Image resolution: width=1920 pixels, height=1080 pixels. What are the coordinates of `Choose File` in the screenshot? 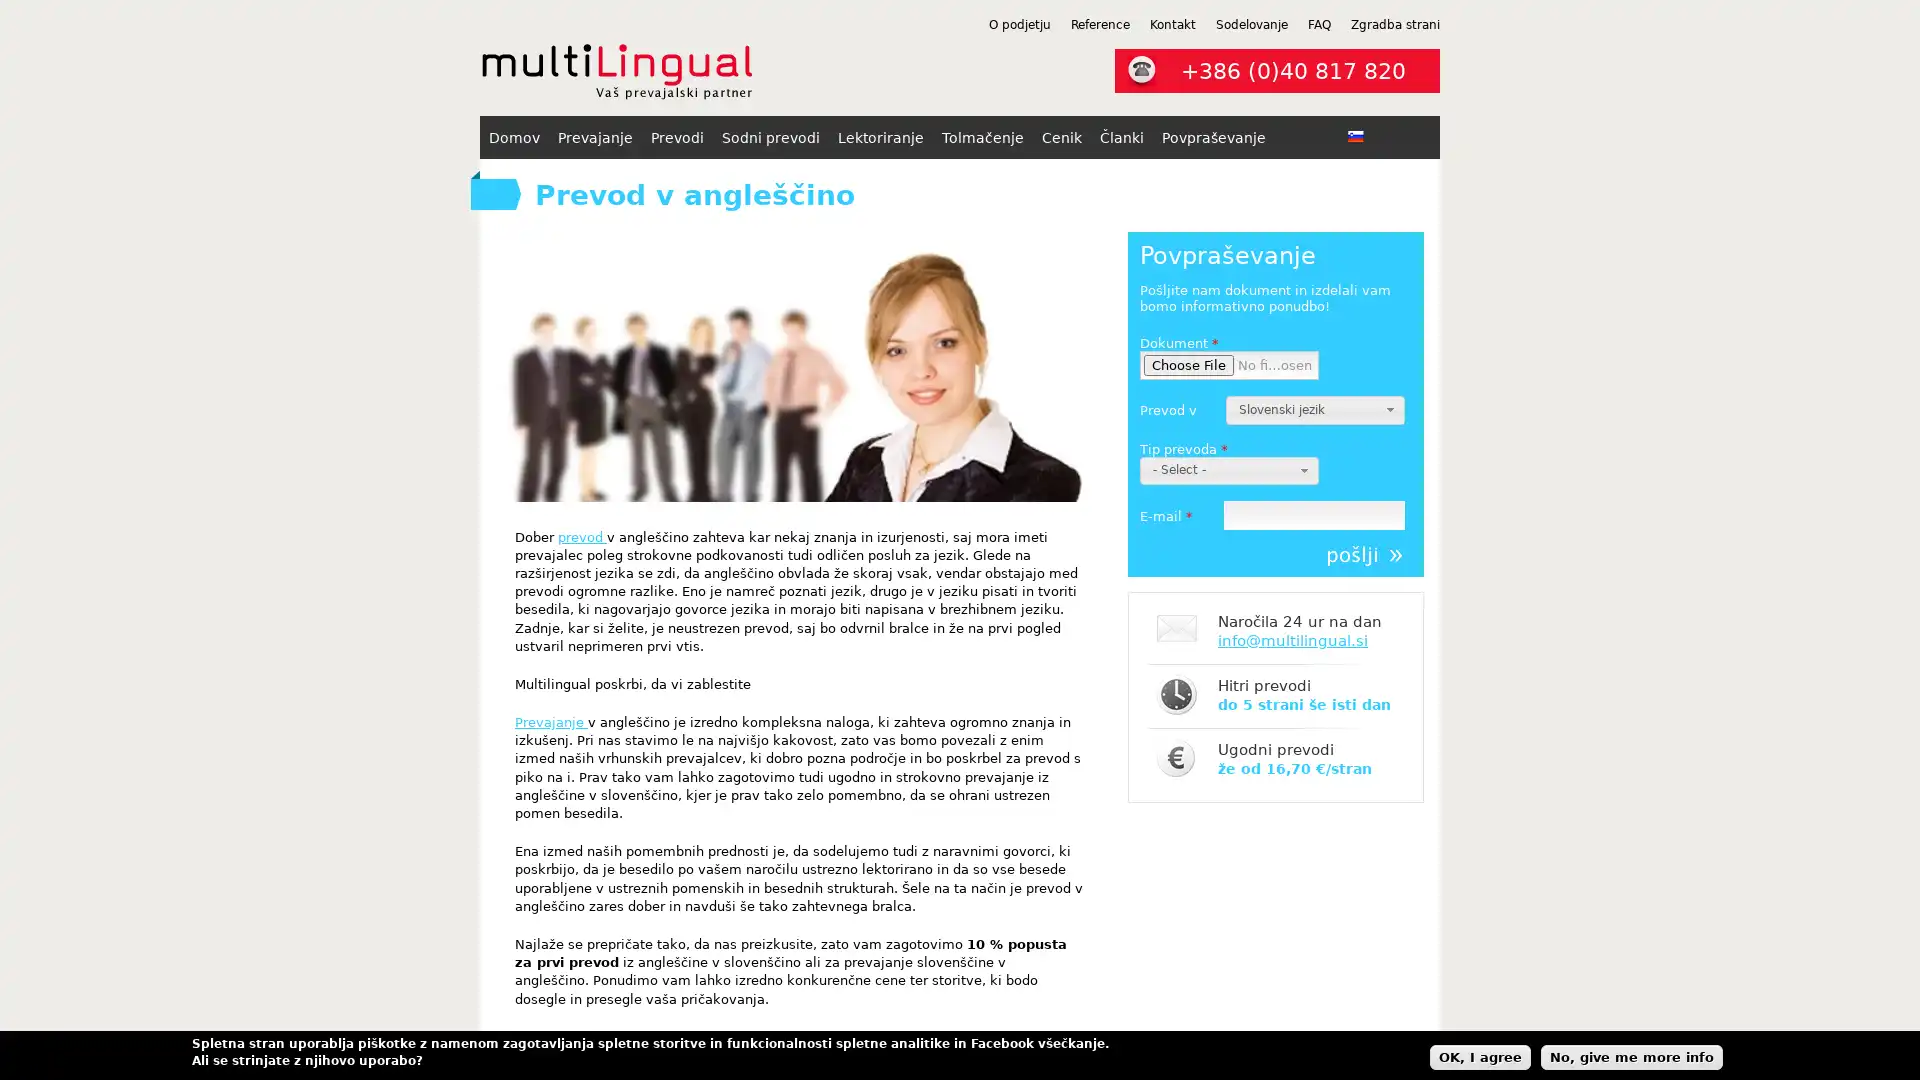 It's located at (1189, 365).